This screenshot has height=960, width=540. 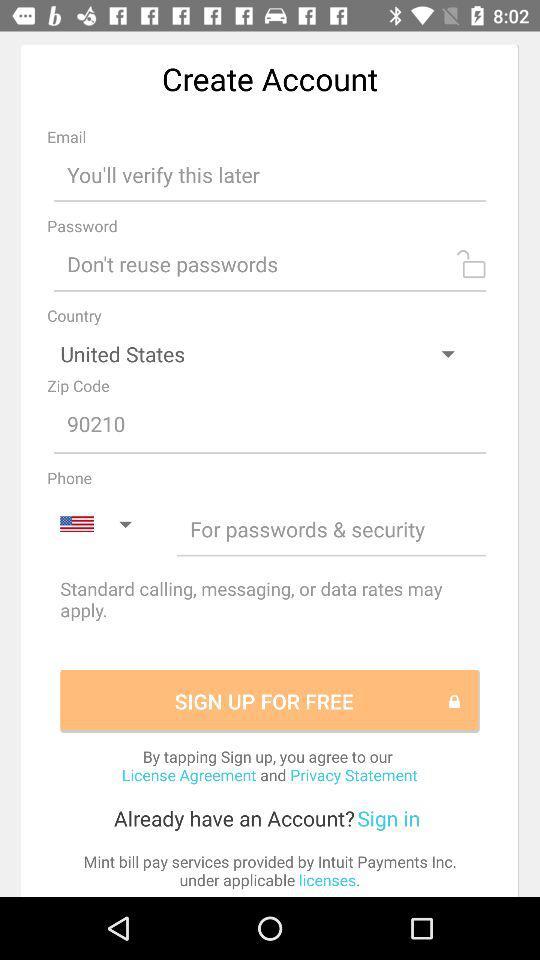 What do you see at coordinates (270, 869) in the screenshot?
I see `the icon below sign in icon` at bounding box center [270, 869].